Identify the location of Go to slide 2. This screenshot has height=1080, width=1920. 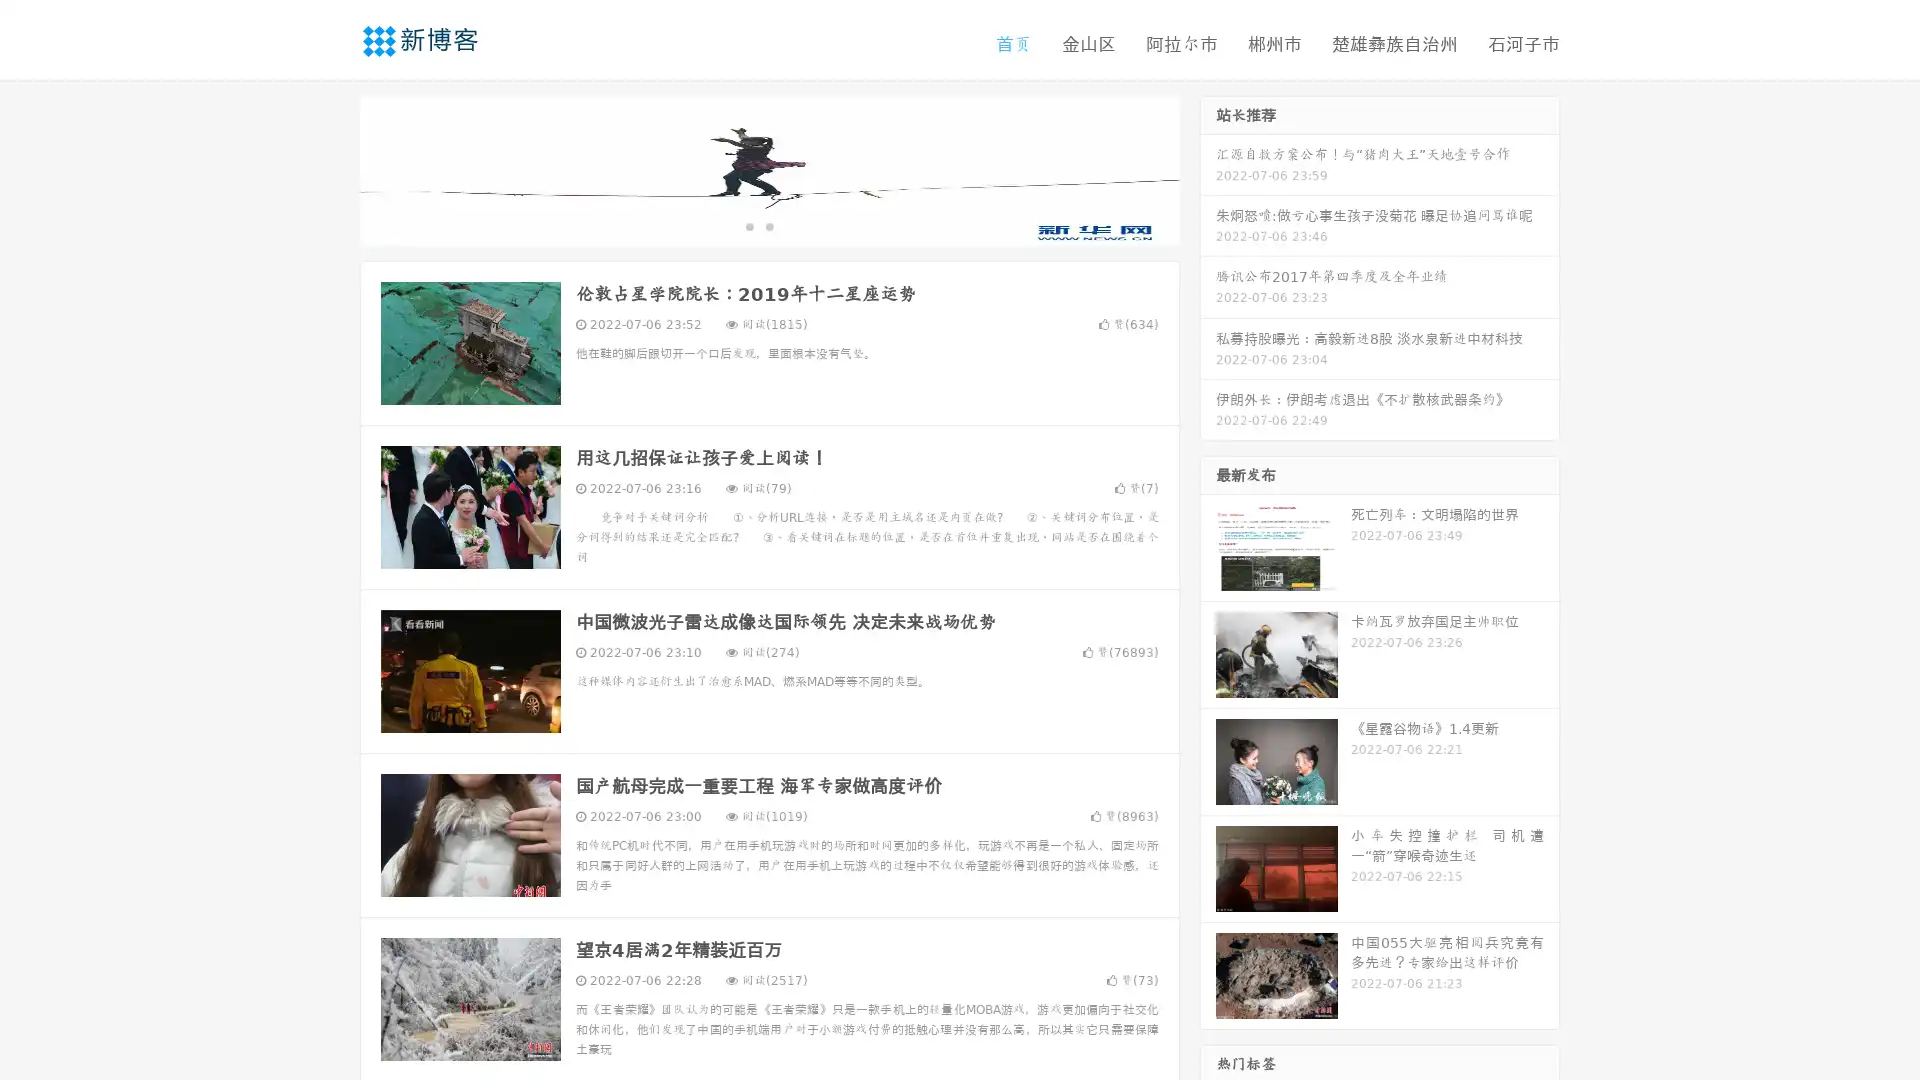
(768, 225).